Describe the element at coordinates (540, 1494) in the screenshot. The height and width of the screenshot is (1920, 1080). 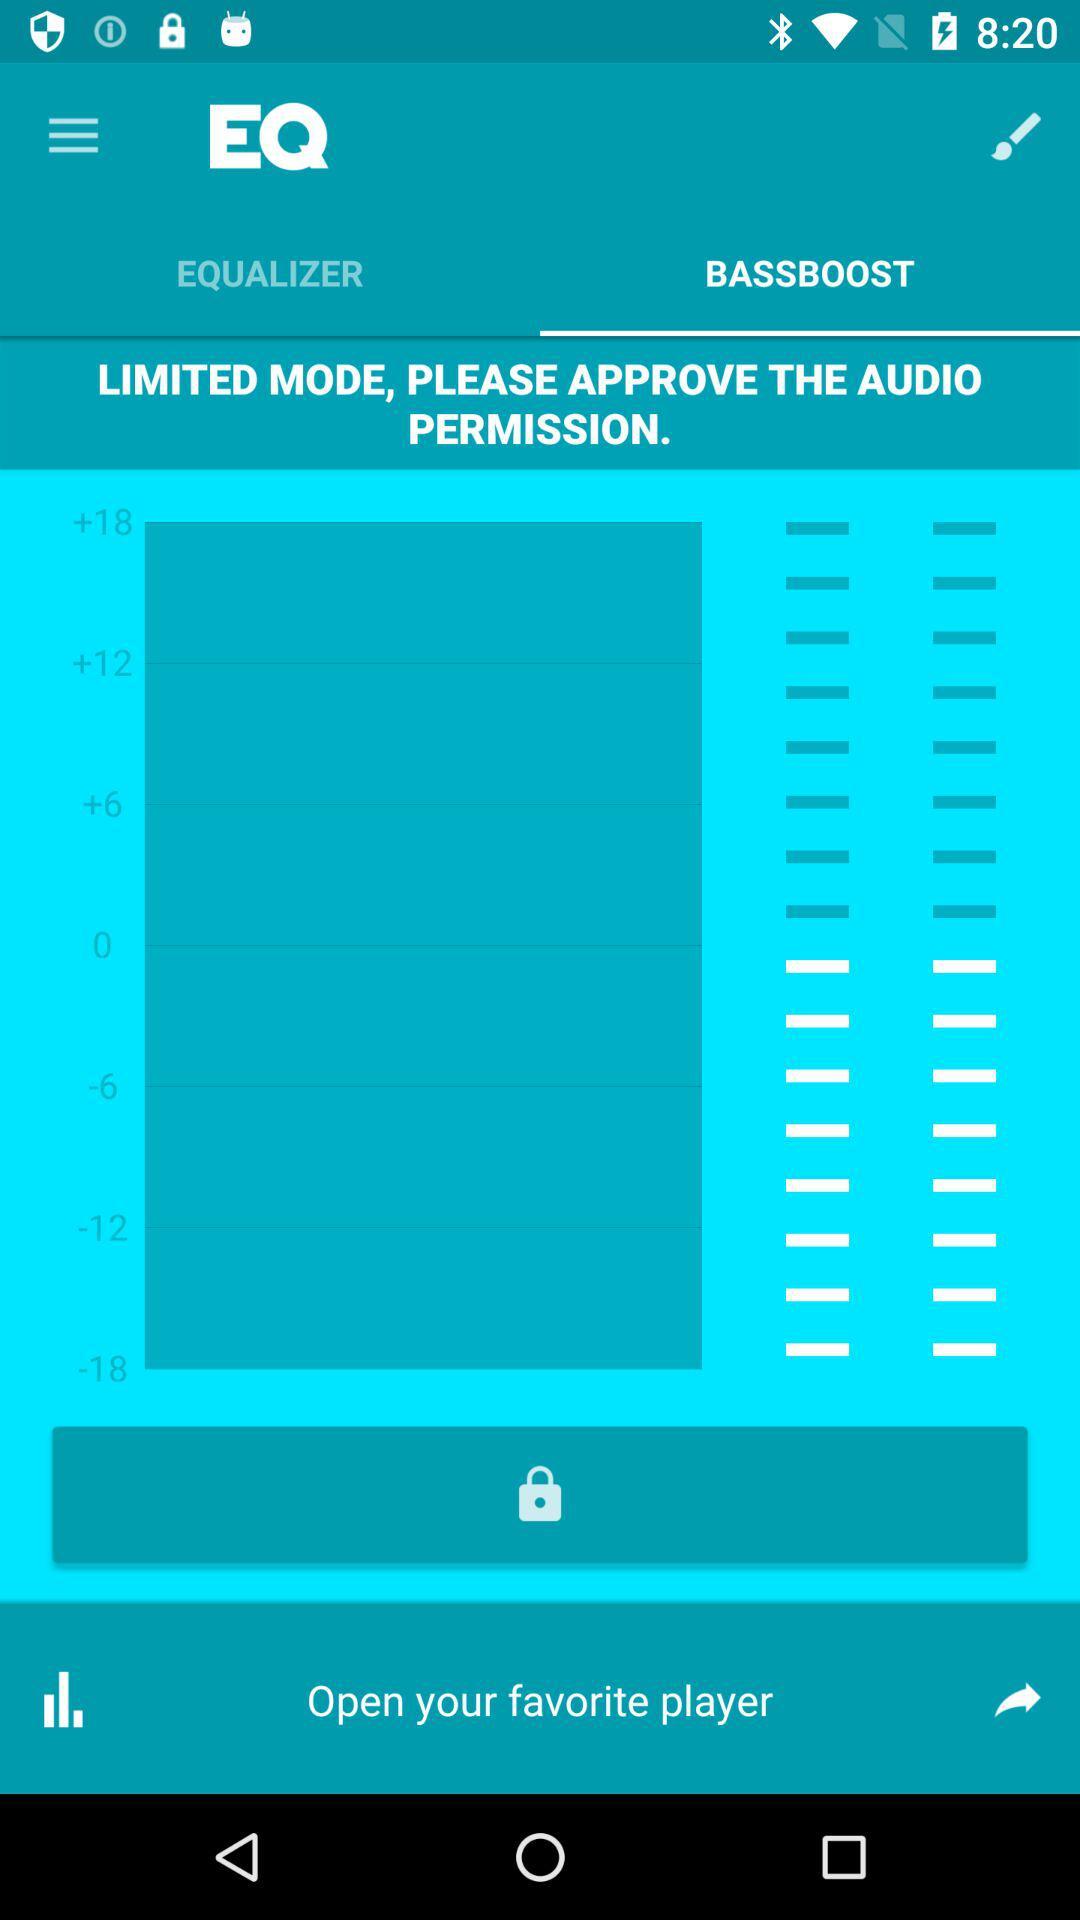
I see `lock` at that location.